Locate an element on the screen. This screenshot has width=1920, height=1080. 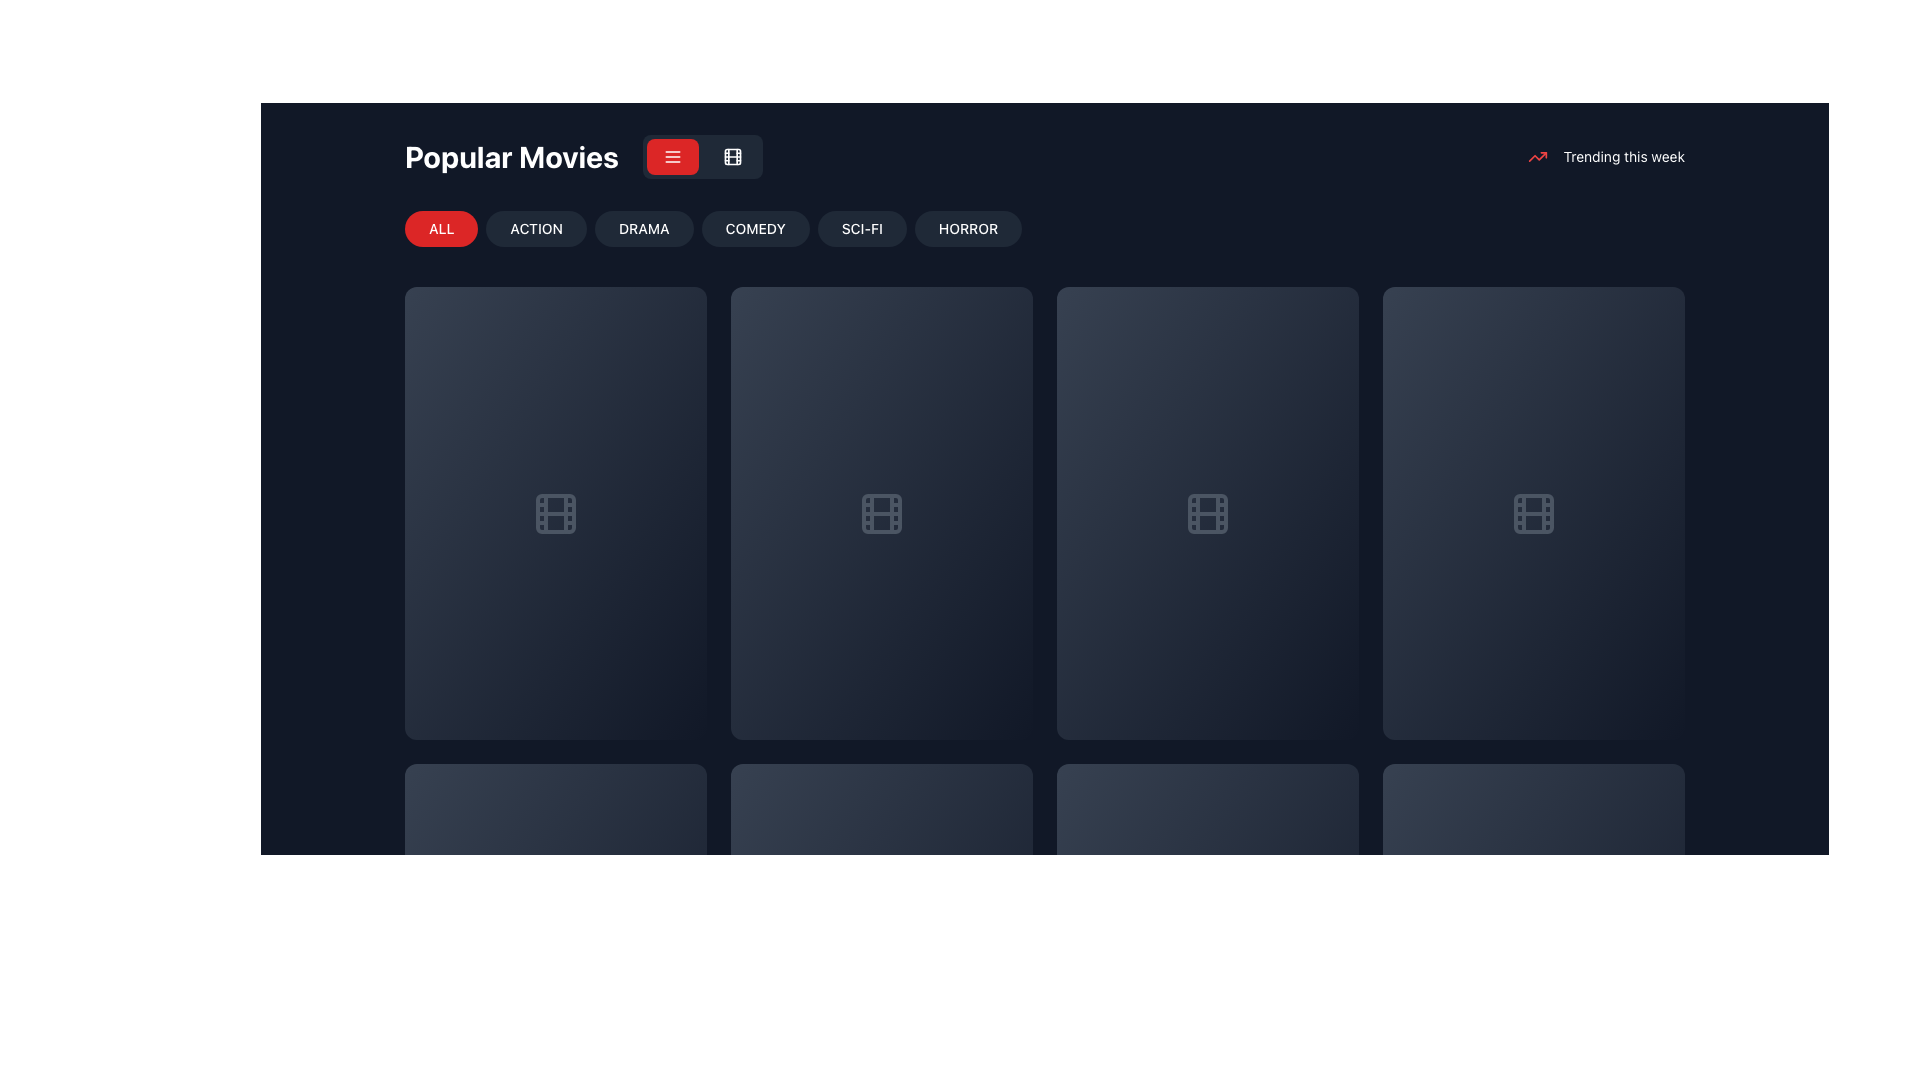
the trend analytics icon located in the top-right corner of the interface, preceding the 'Trending this week' text is located at coordinates (1536, 156).